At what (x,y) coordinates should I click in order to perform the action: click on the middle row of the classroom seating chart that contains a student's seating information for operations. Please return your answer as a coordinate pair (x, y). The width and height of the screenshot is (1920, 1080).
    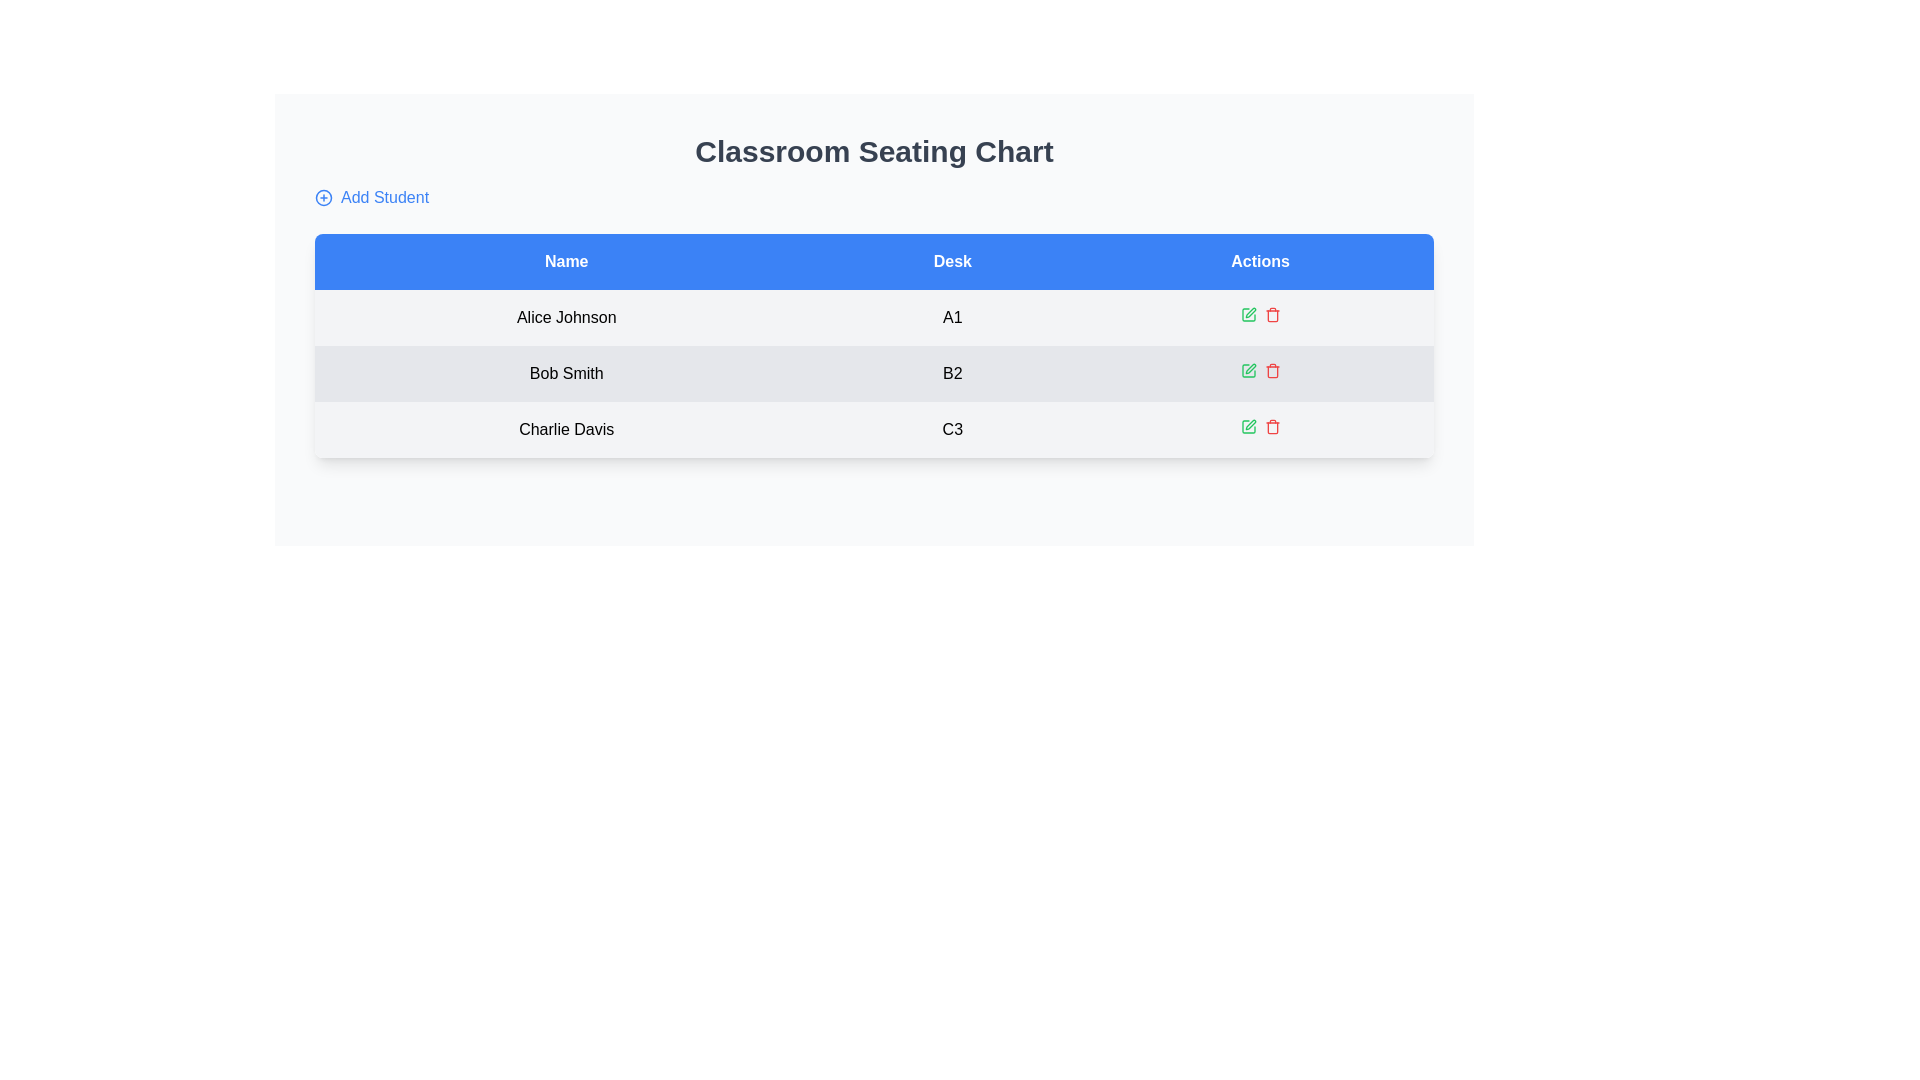
    Looking at the image, I should click on (874, 374).